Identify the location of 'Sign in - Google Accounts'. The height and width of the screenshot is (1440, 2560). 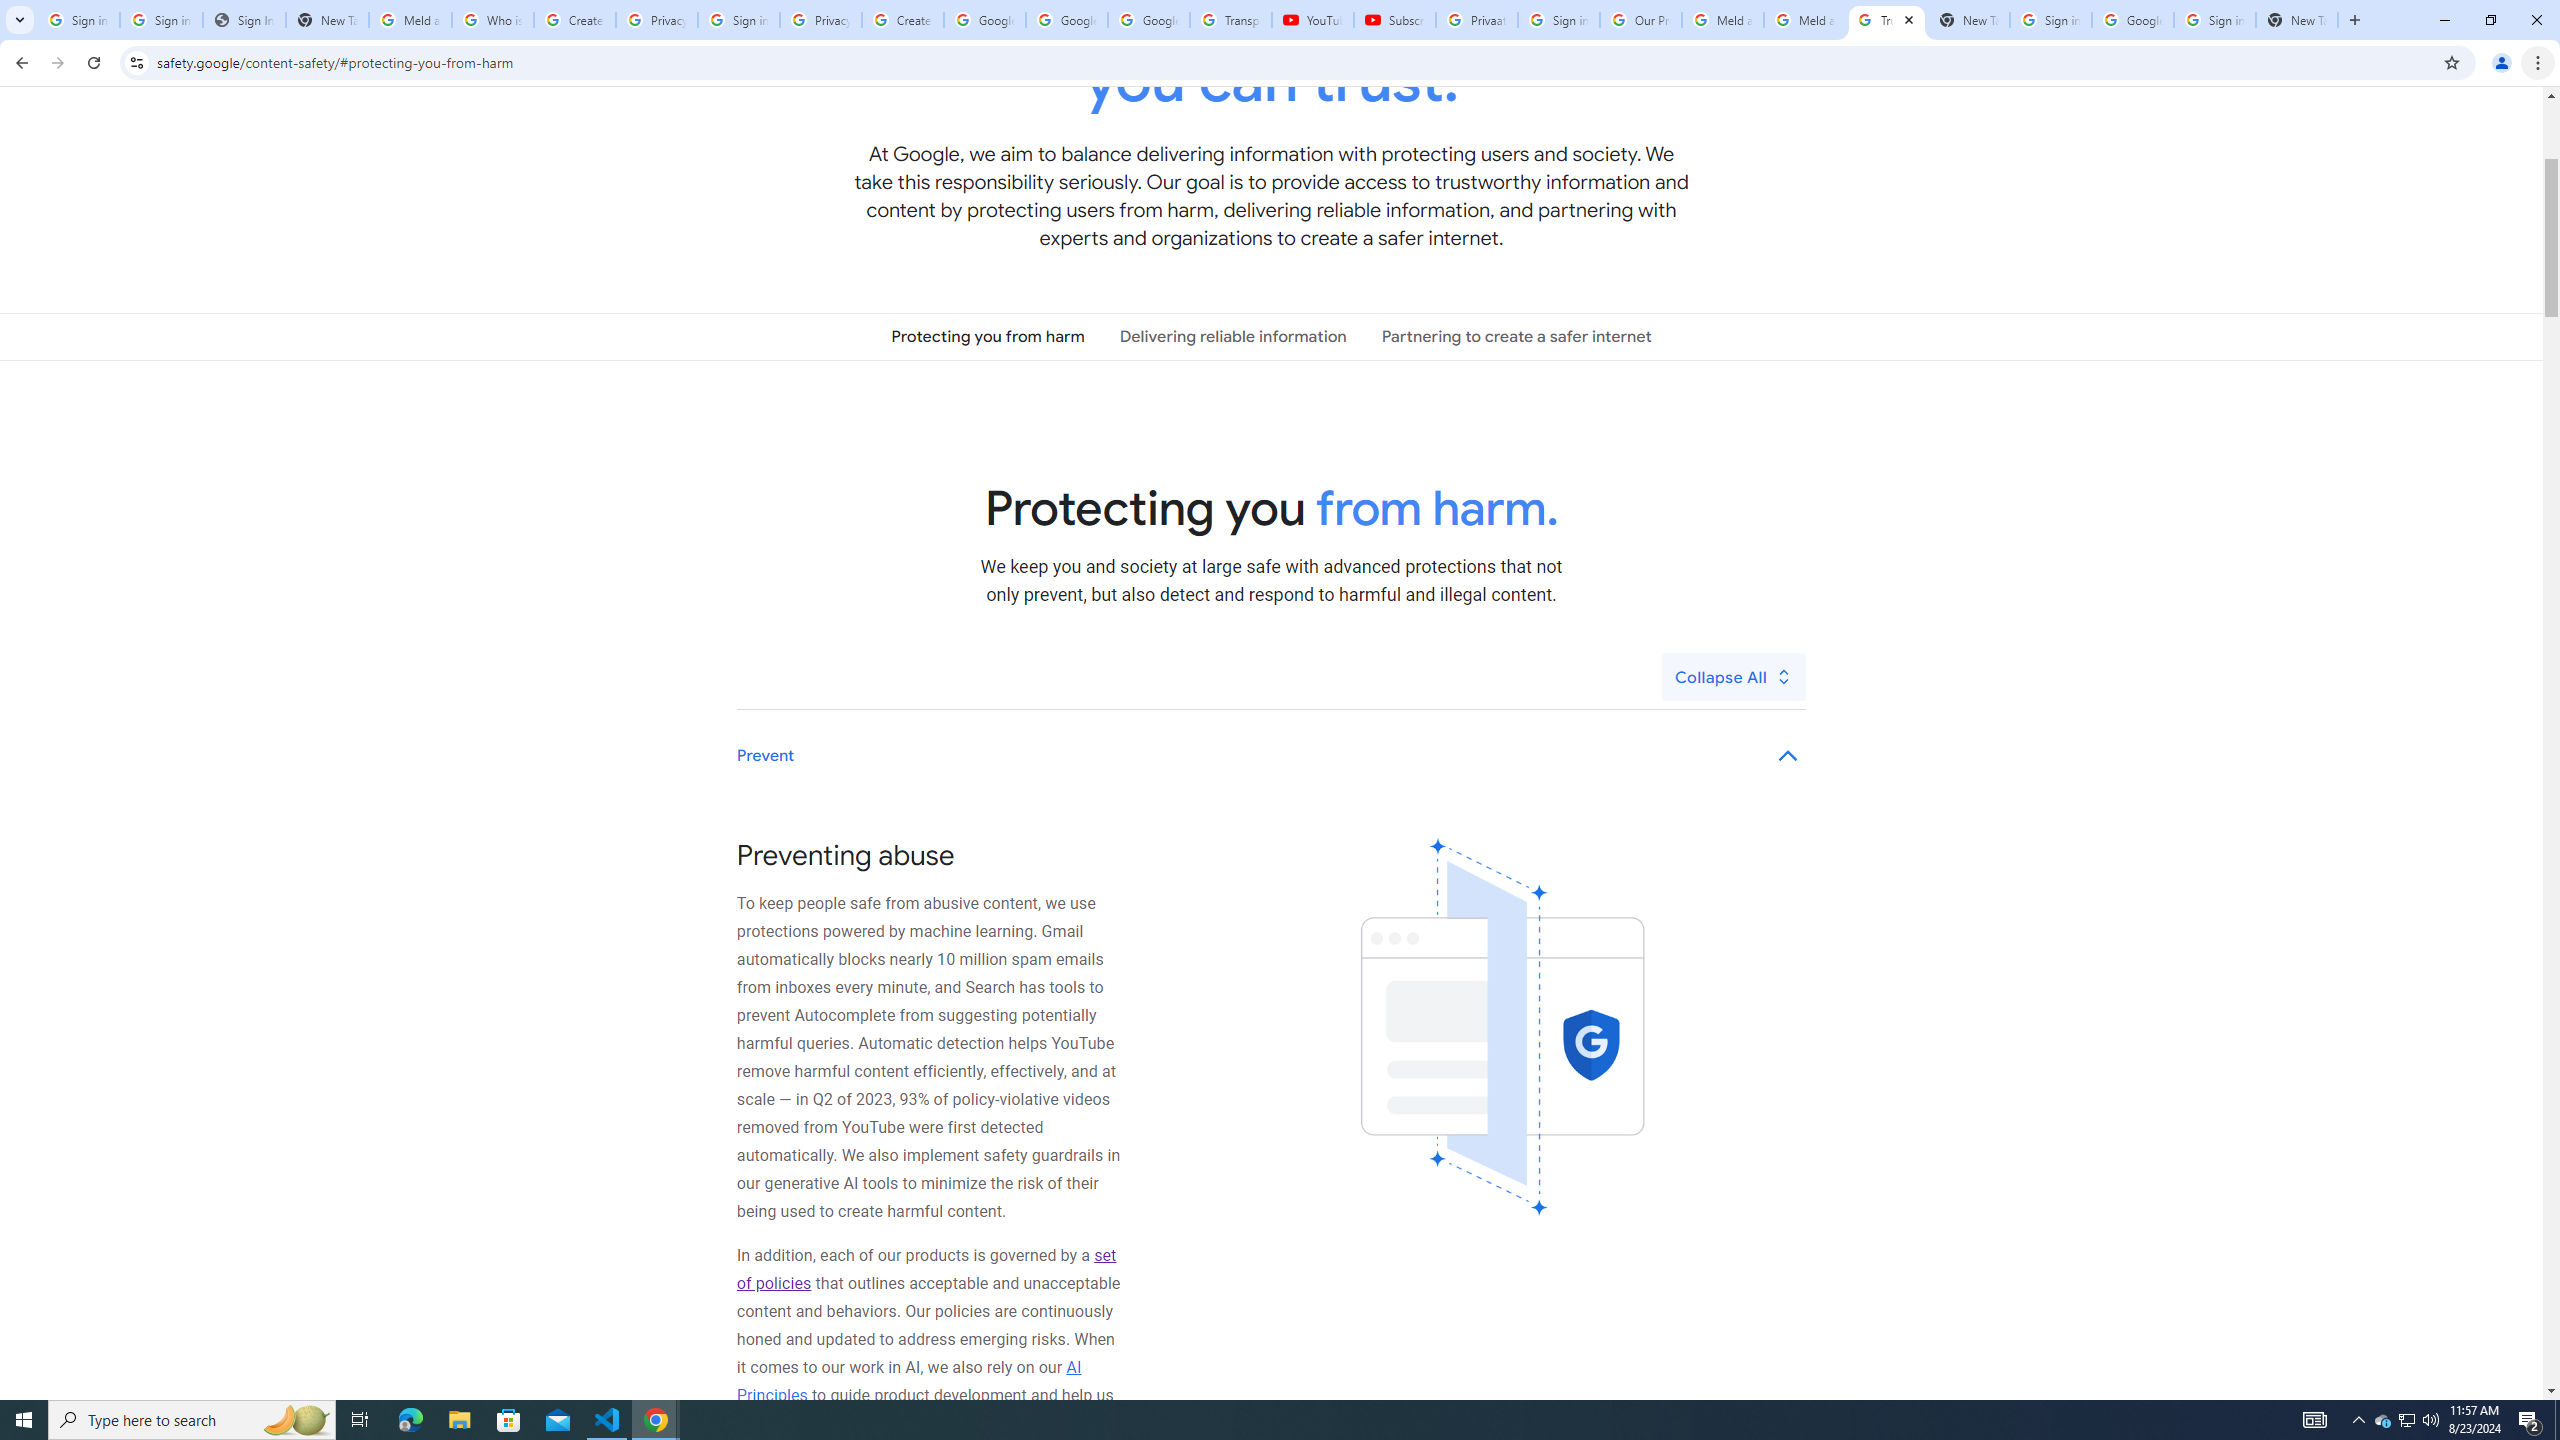
(737, 19).